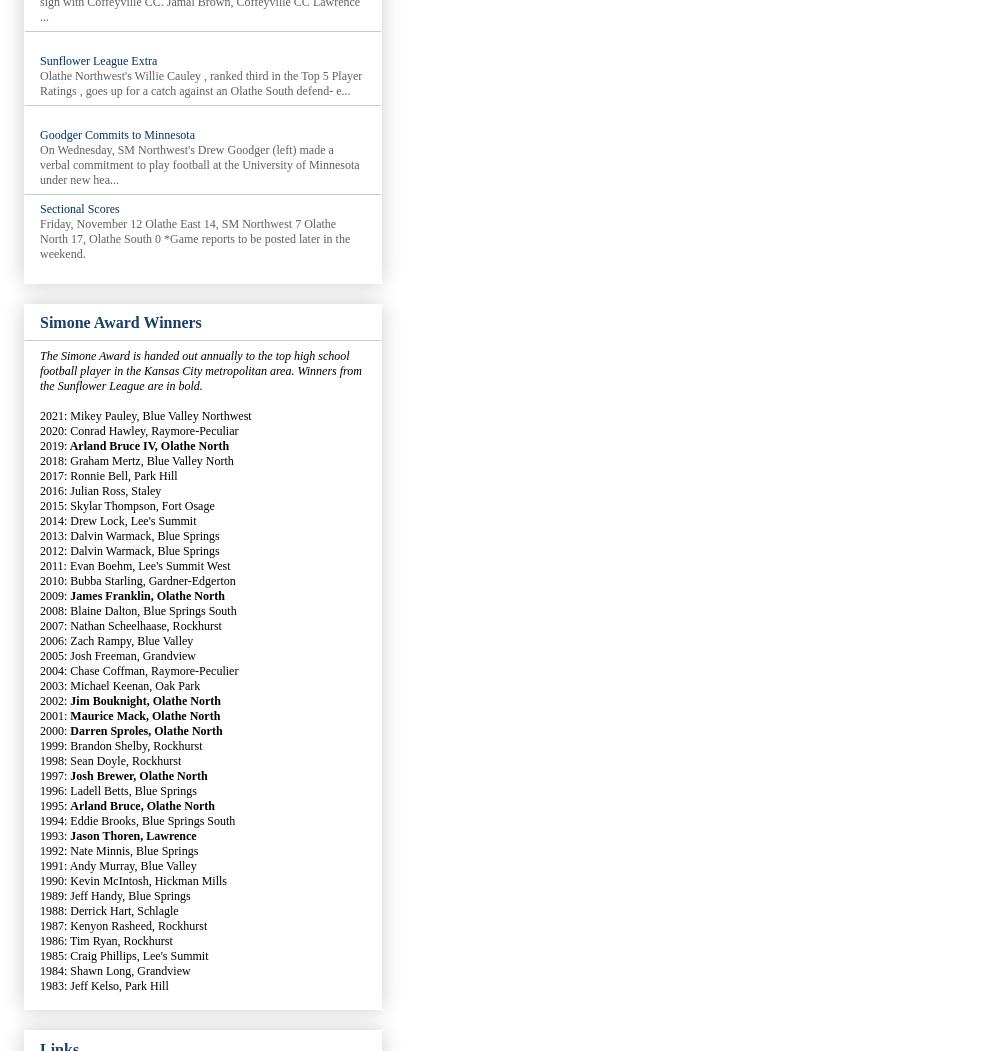 The height and width of the screenshot is (1051, 1008). I want to click on '2013: Dalvin Warmack, Blue Springs', so click(129, 535).